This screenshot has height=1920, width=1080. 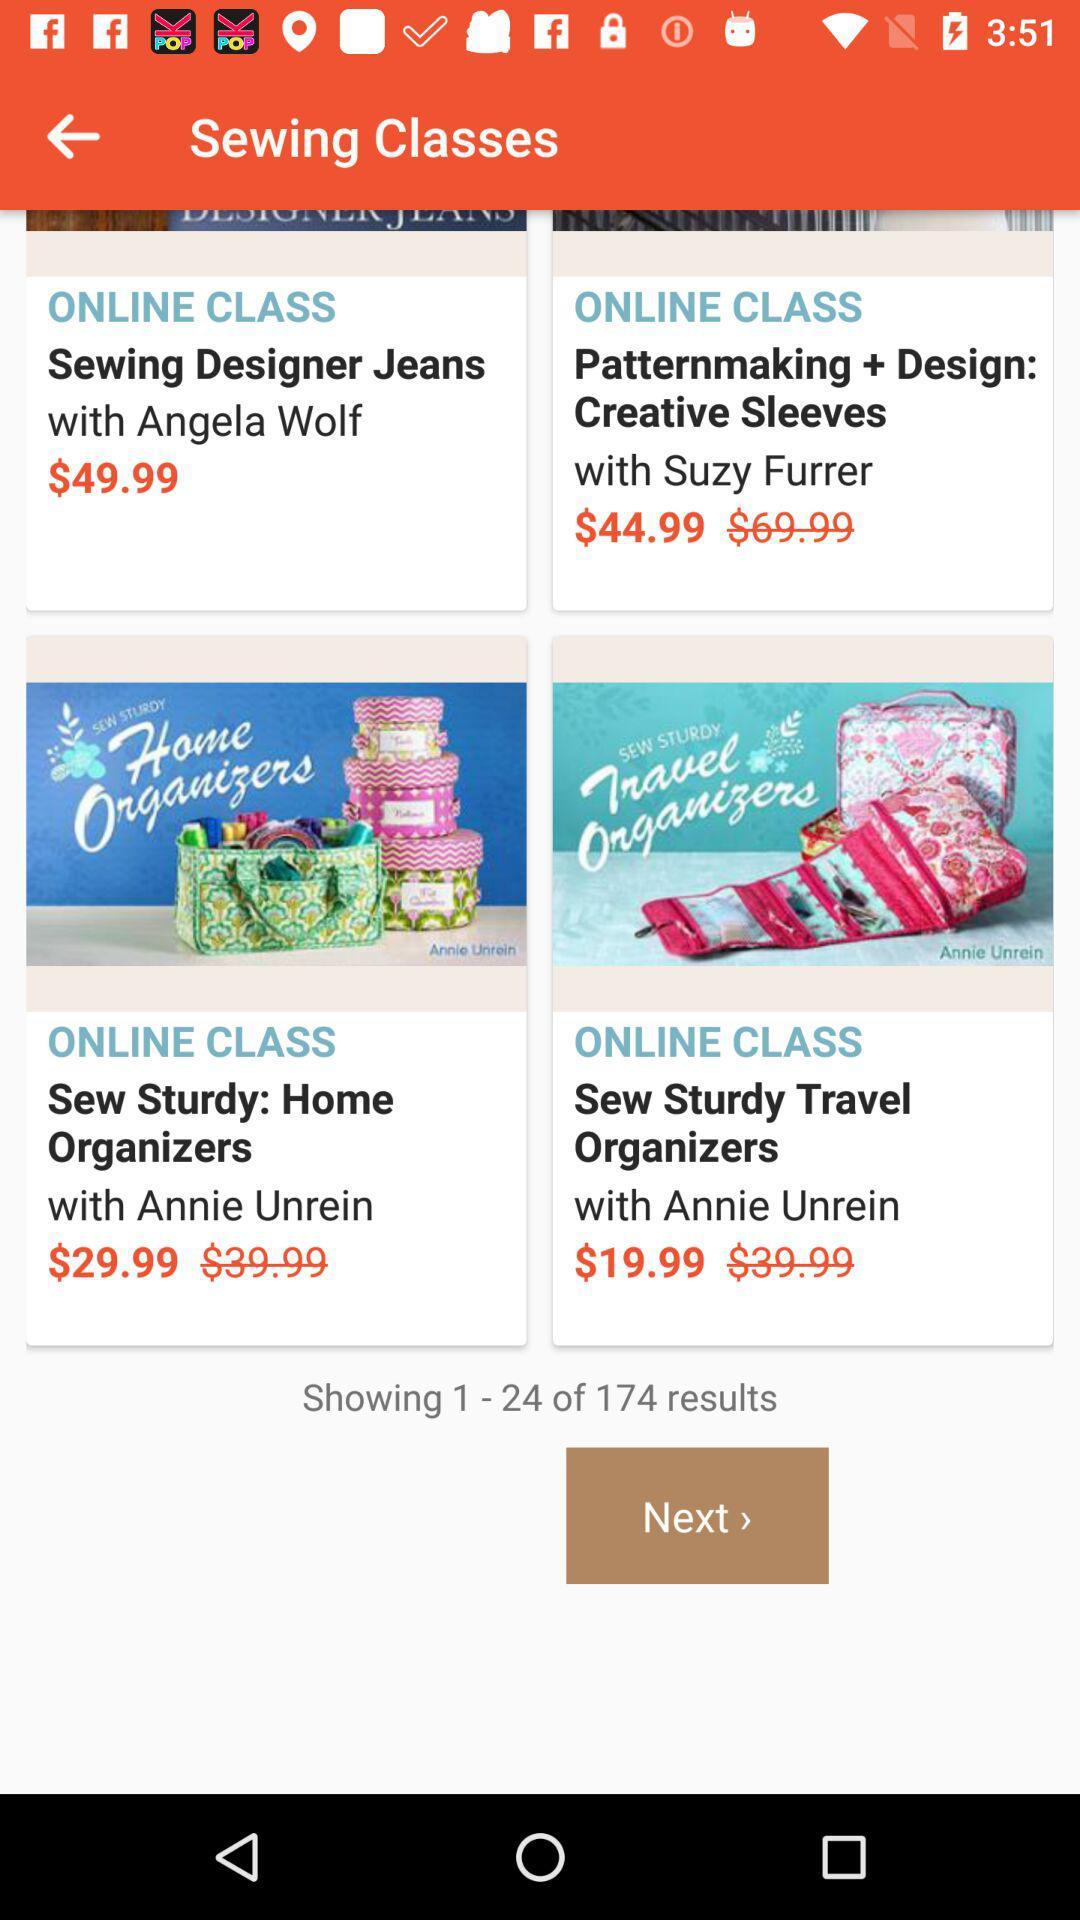 What do you see at coordinates (72, 135) in the screenshot?
I see `icon next to sewing classes icon` at bounding box center [72, 135].